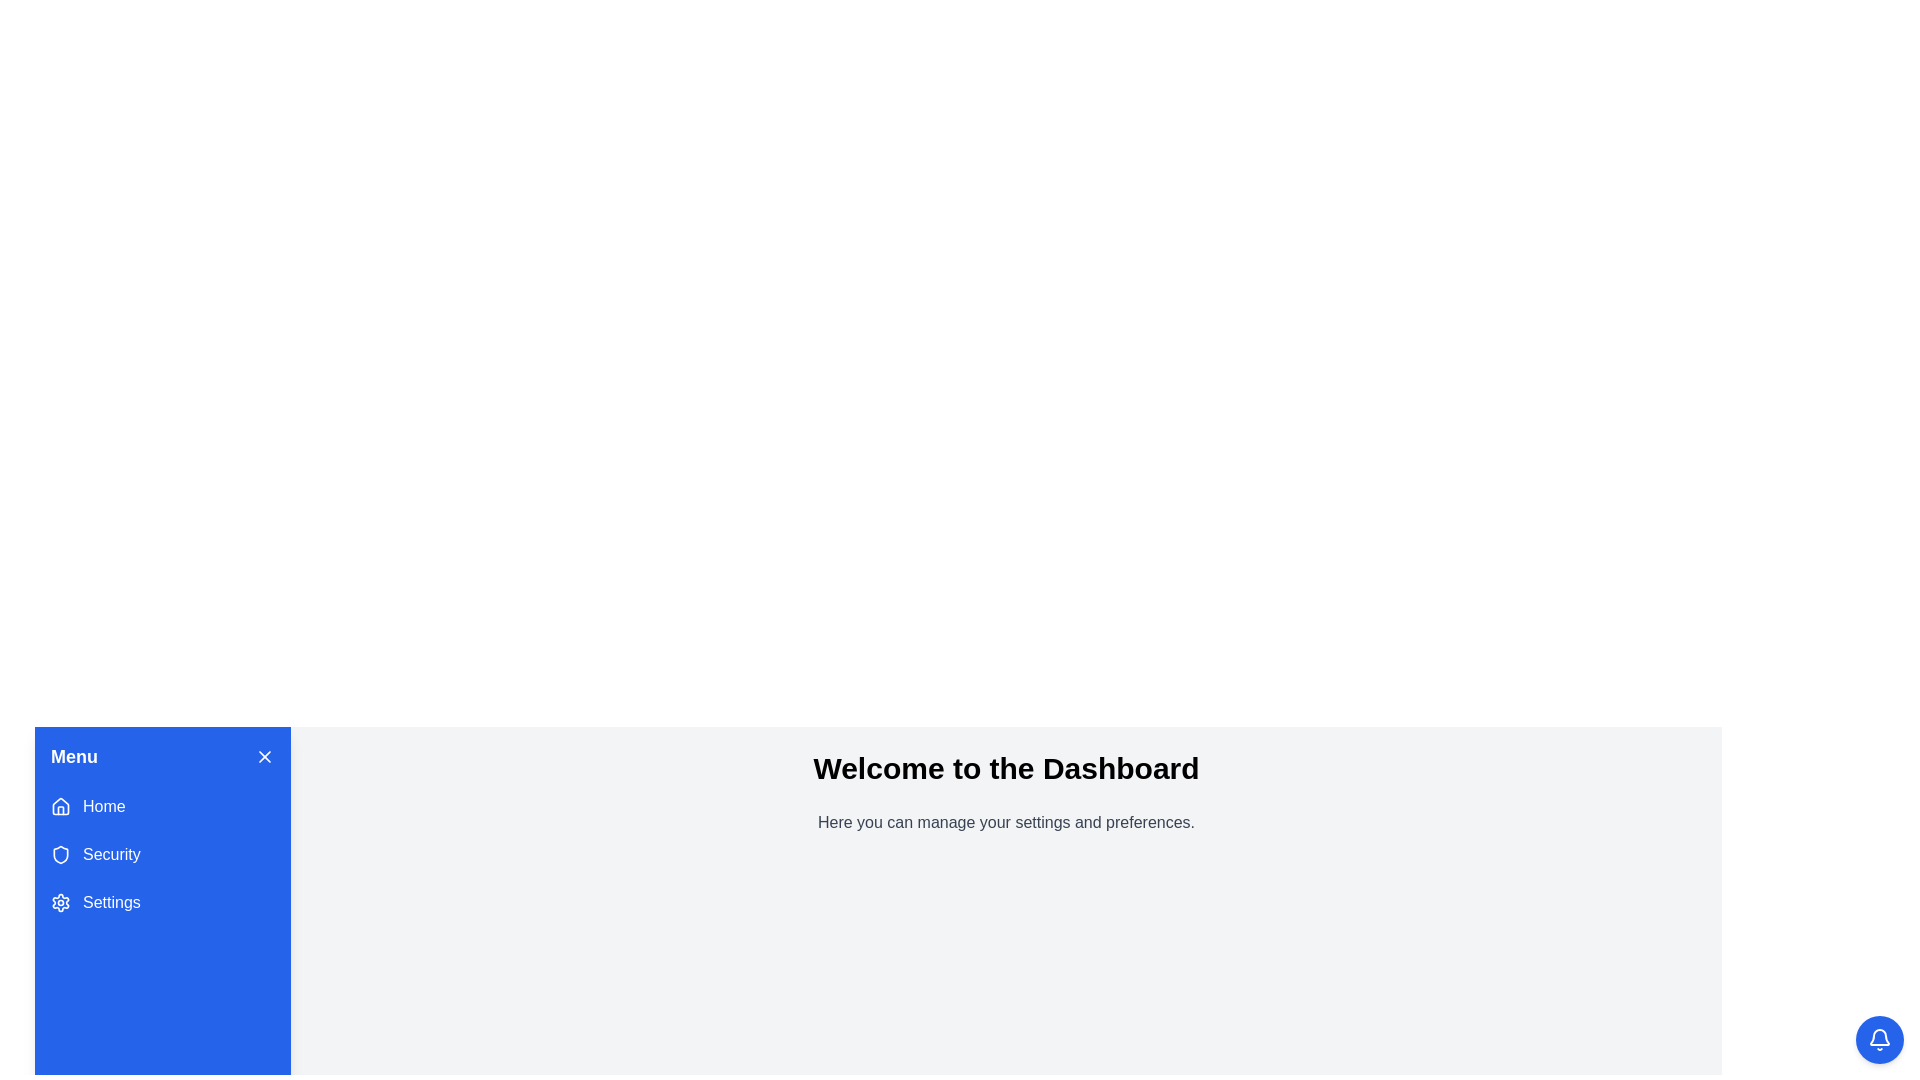 The height and width of the screenshot is (1080, 1920). Describe the element at coordinates (61, 805) in the screenshot. I see `the home navigation button icon, which is a 24x24 pixel SVG styled as a simple line drawing of a house, located on the blue sidebar of the vertical menu` at that location.